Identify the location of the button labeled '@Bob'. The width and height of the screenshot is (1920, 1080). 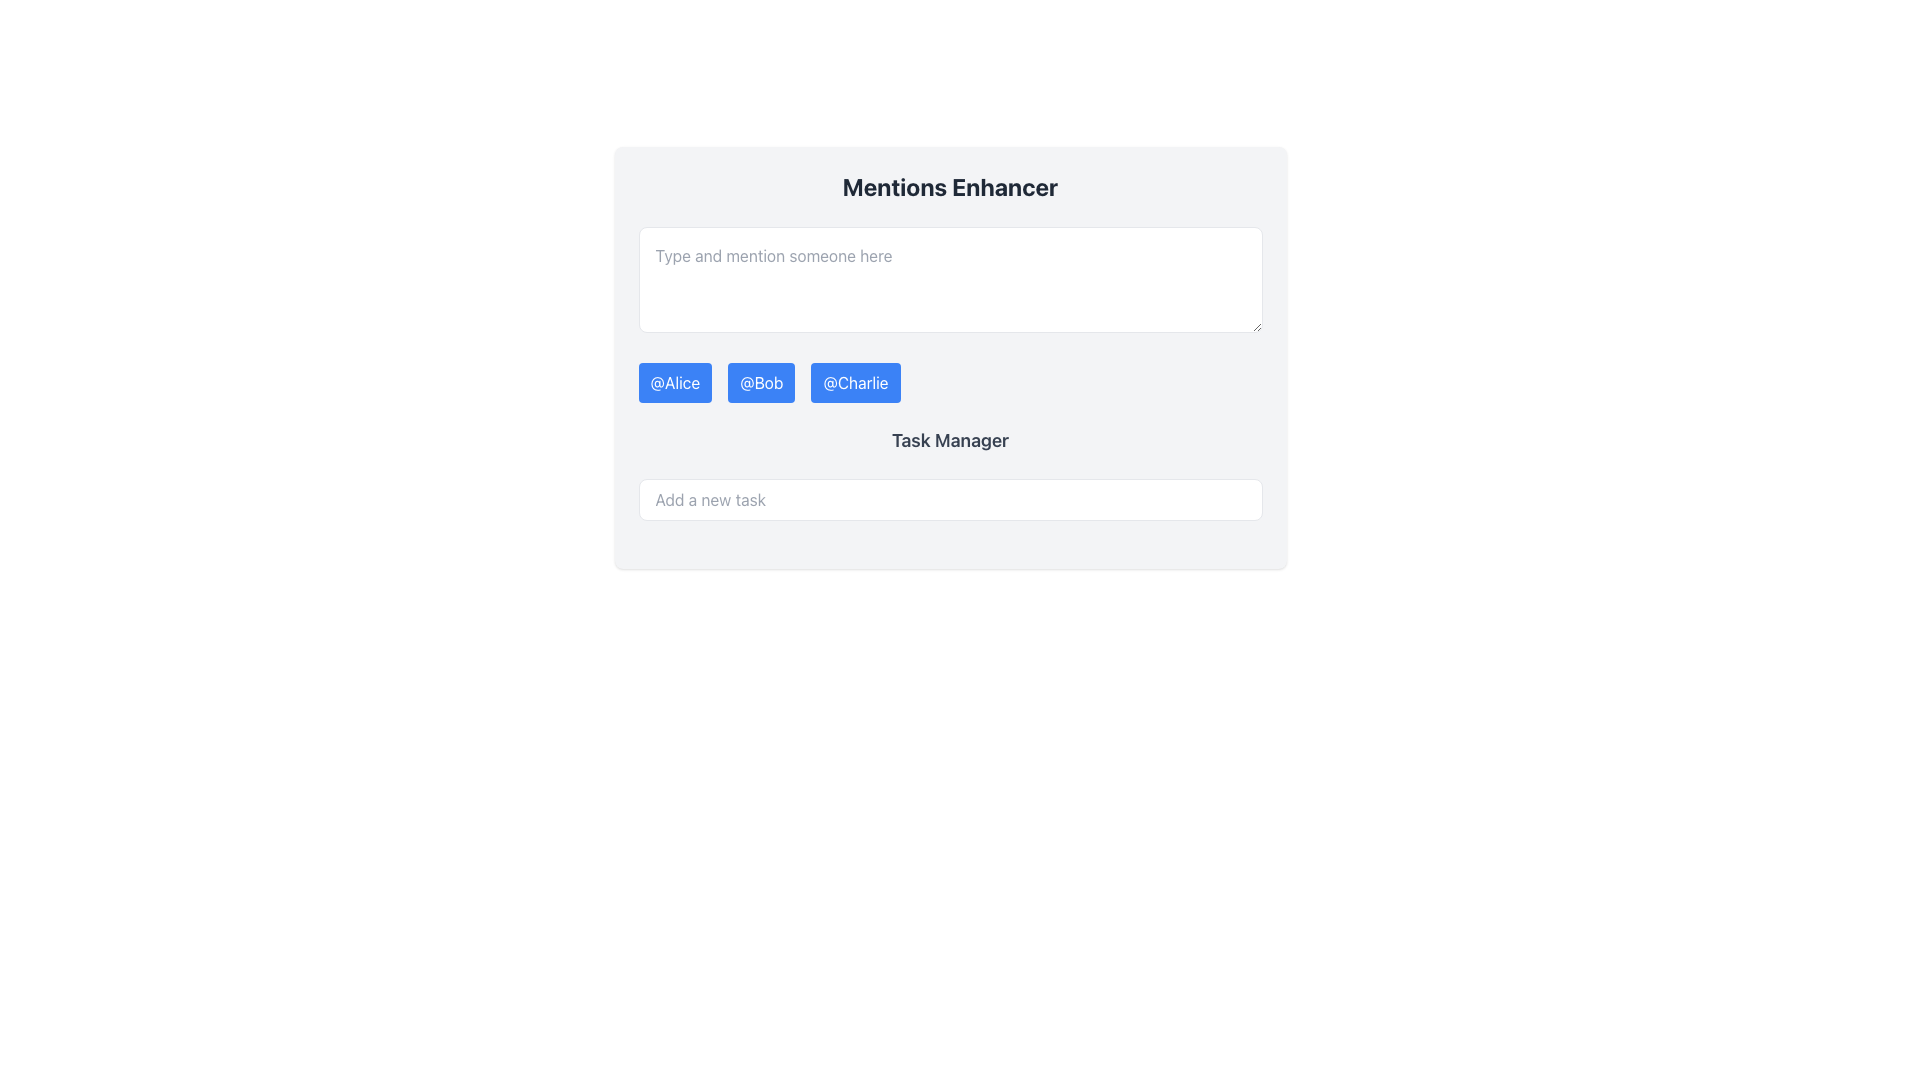
(760, 382).